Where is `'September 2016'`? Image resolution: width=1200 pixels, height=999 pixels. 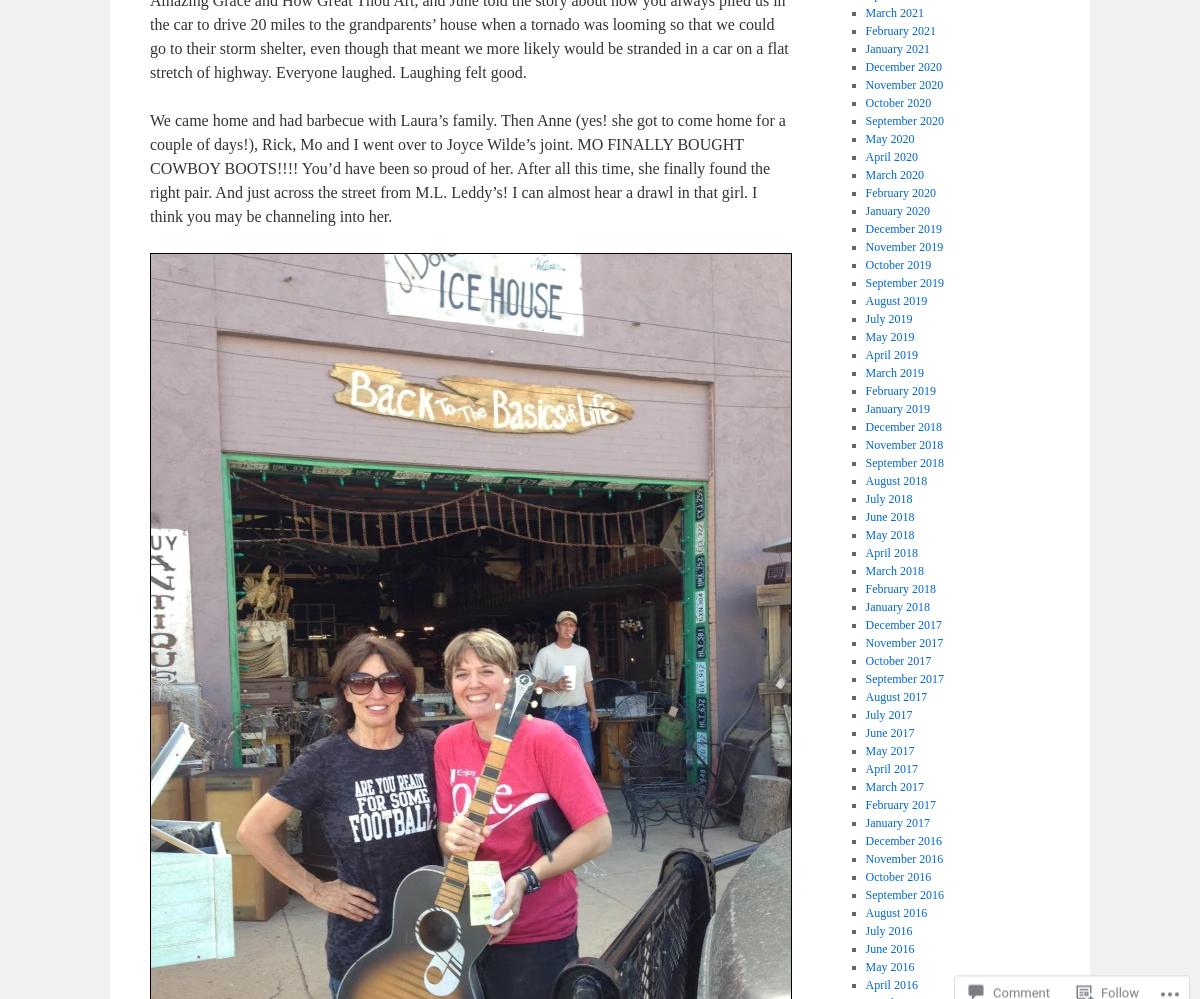
'September 2016' is located at coordinates (903, 895).